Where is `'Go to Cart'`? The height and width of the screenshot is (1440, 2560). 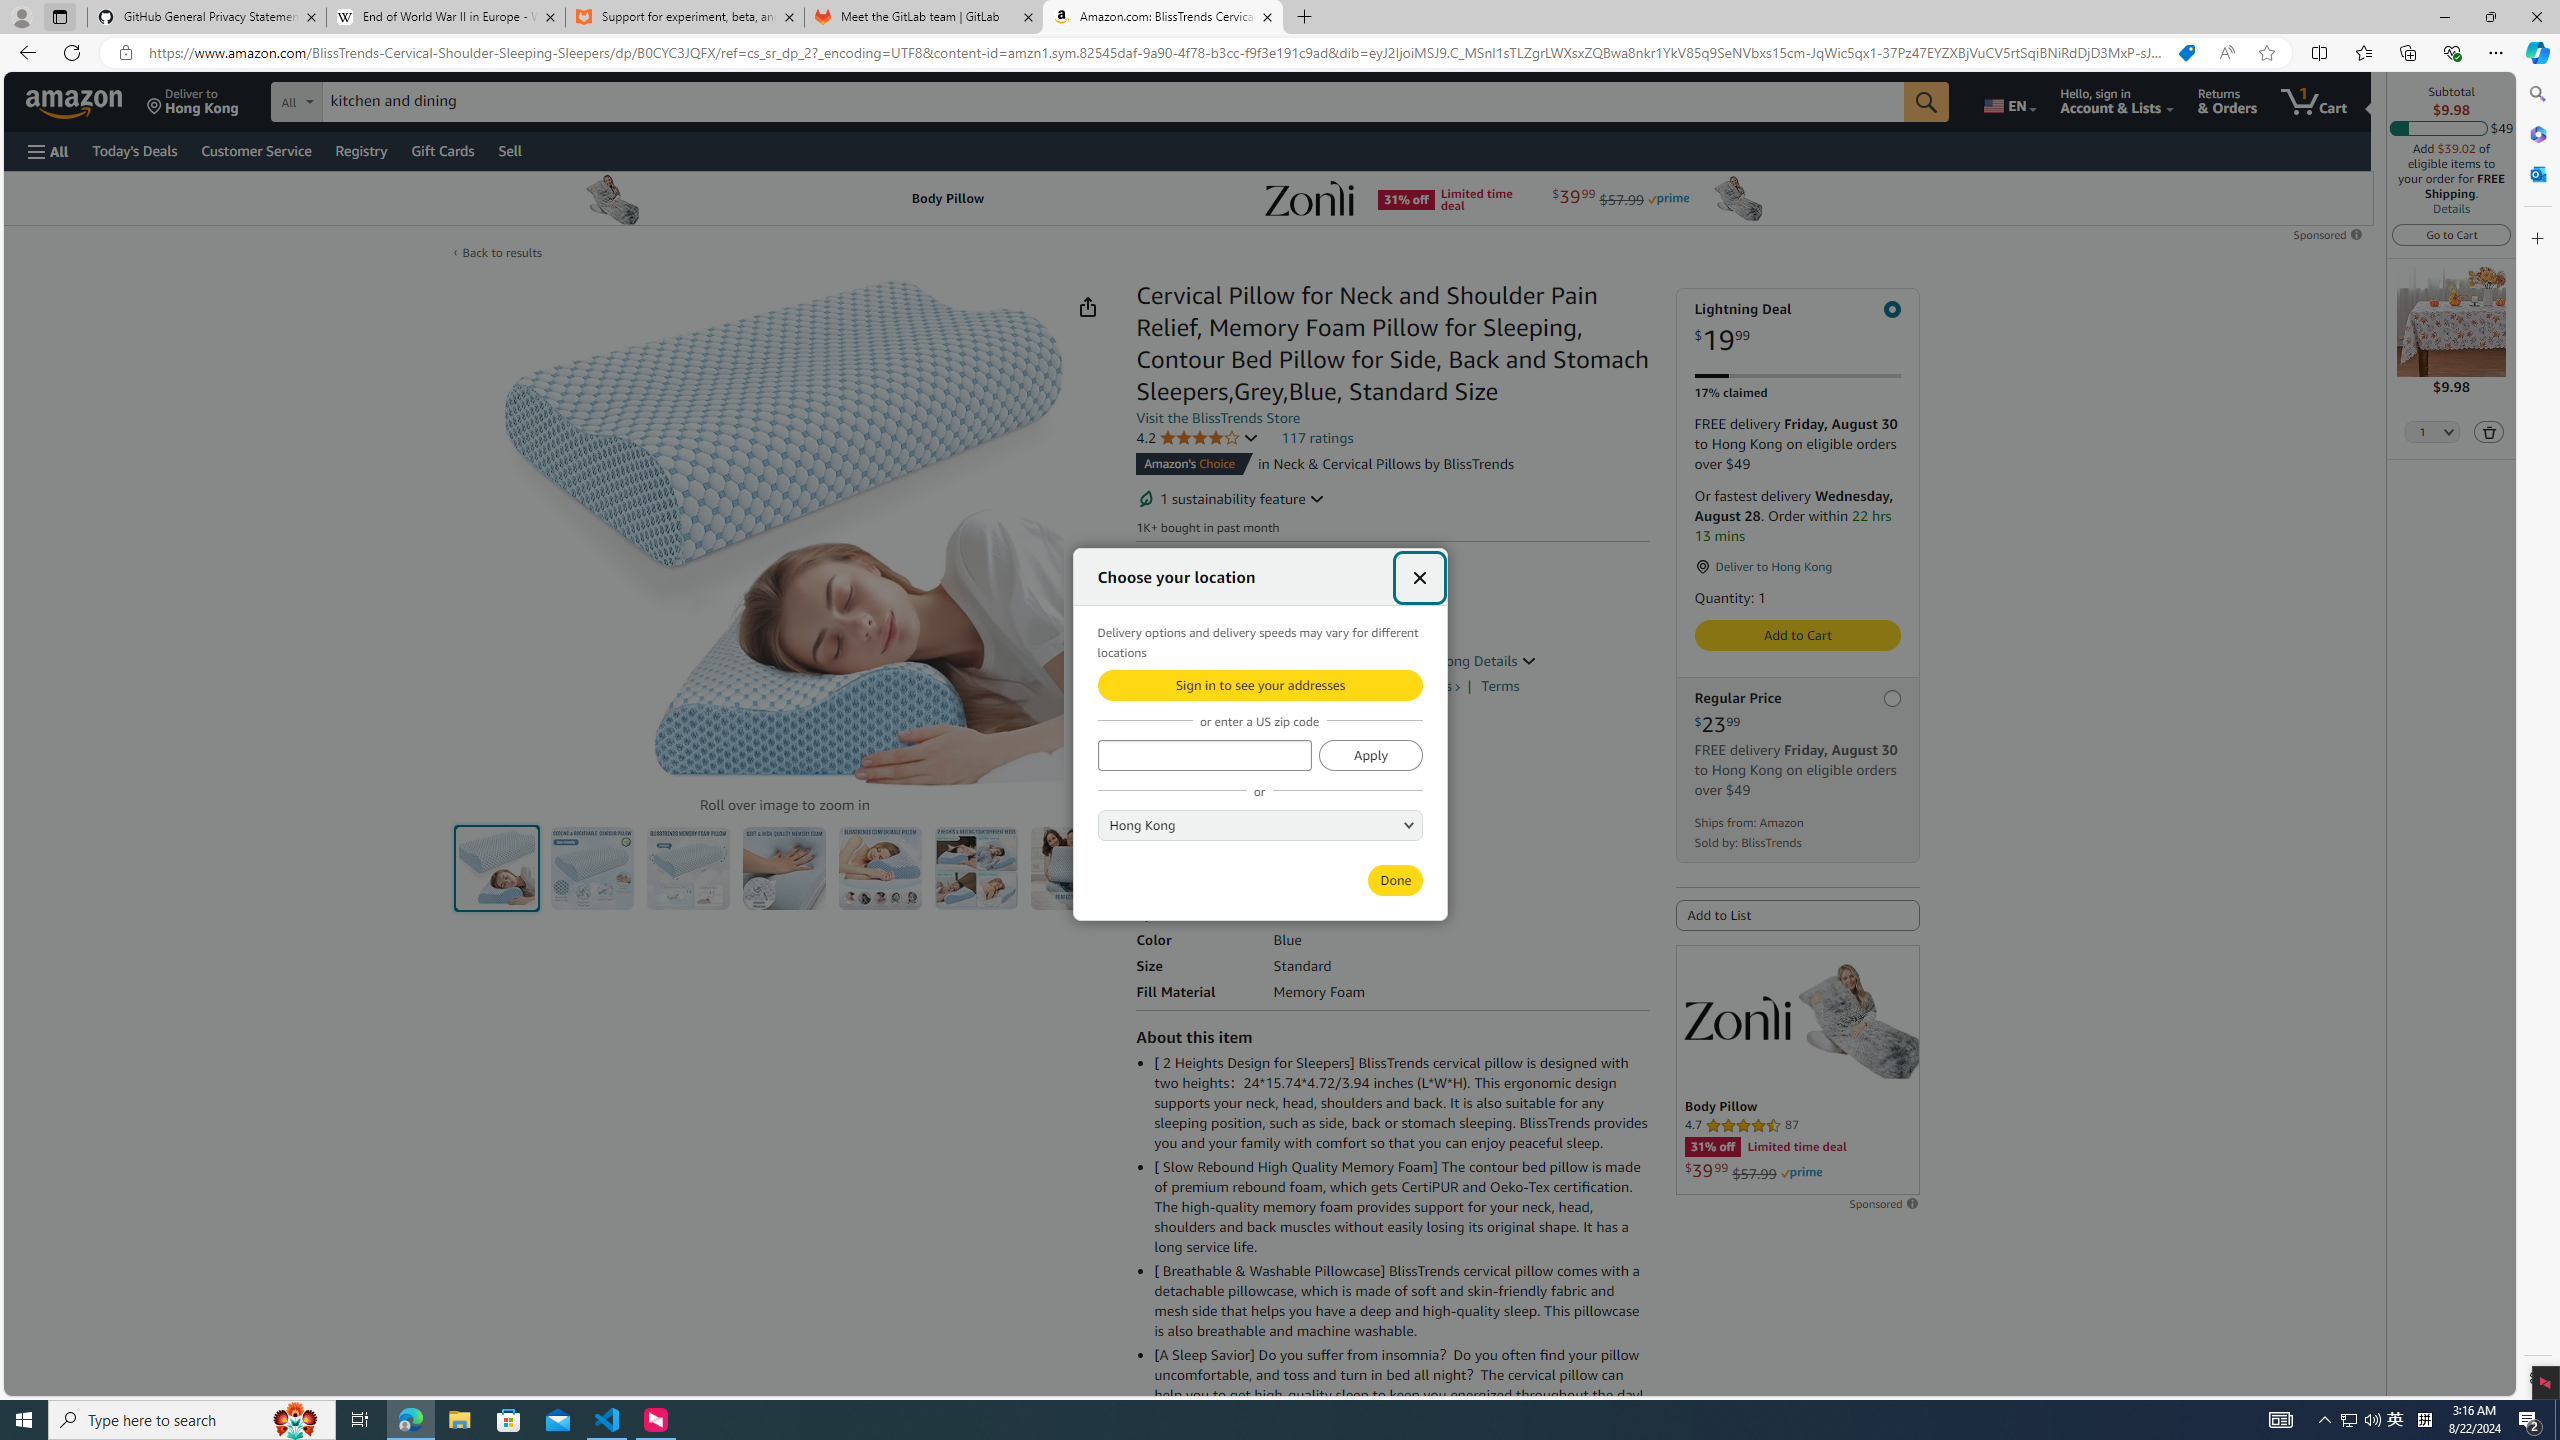 'Go to Cart' is located at coordinates (2450, 233).